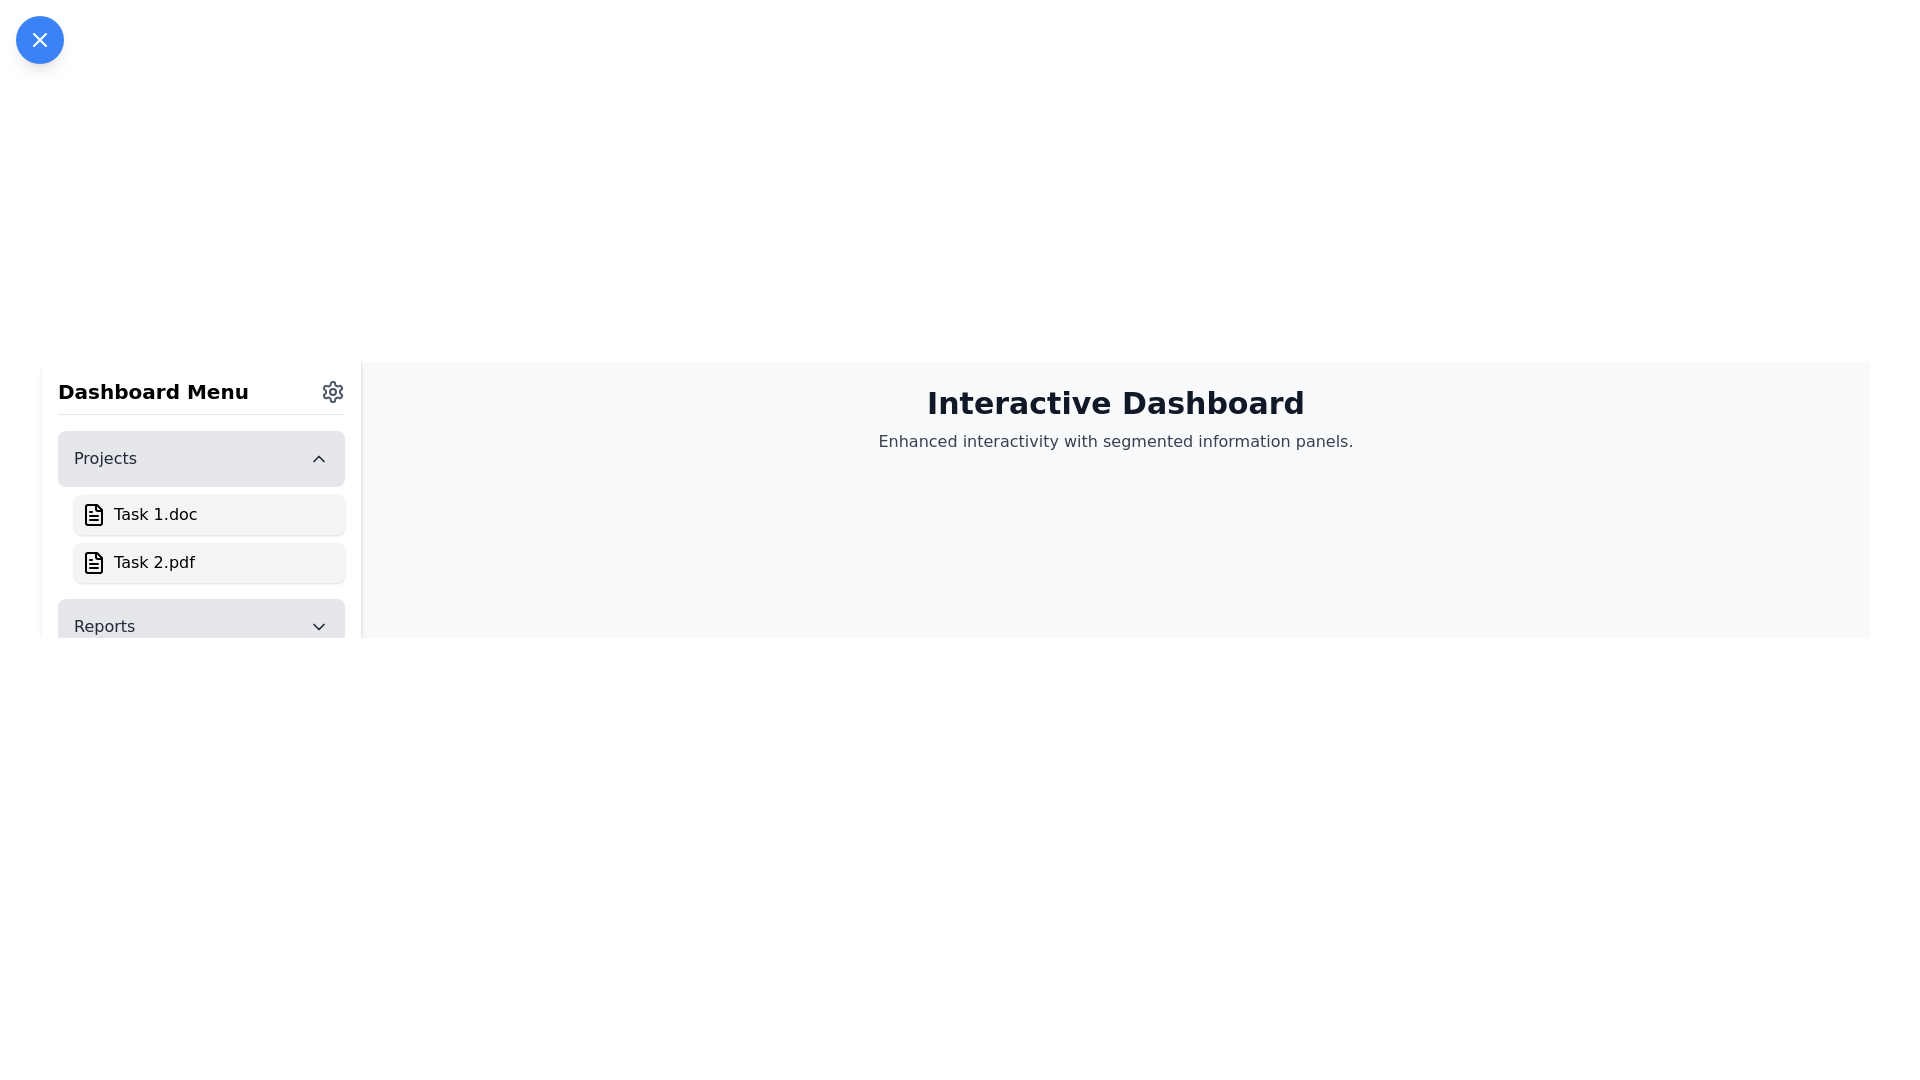 The image size is (1920, 1080). What do you see at coordinates (317, 626) in the screenshot?
I see `the downward-pointing chevron icon located to the right of the 'Reports' section in the left vertical sidebar menu` at bounding box center [317, 626].